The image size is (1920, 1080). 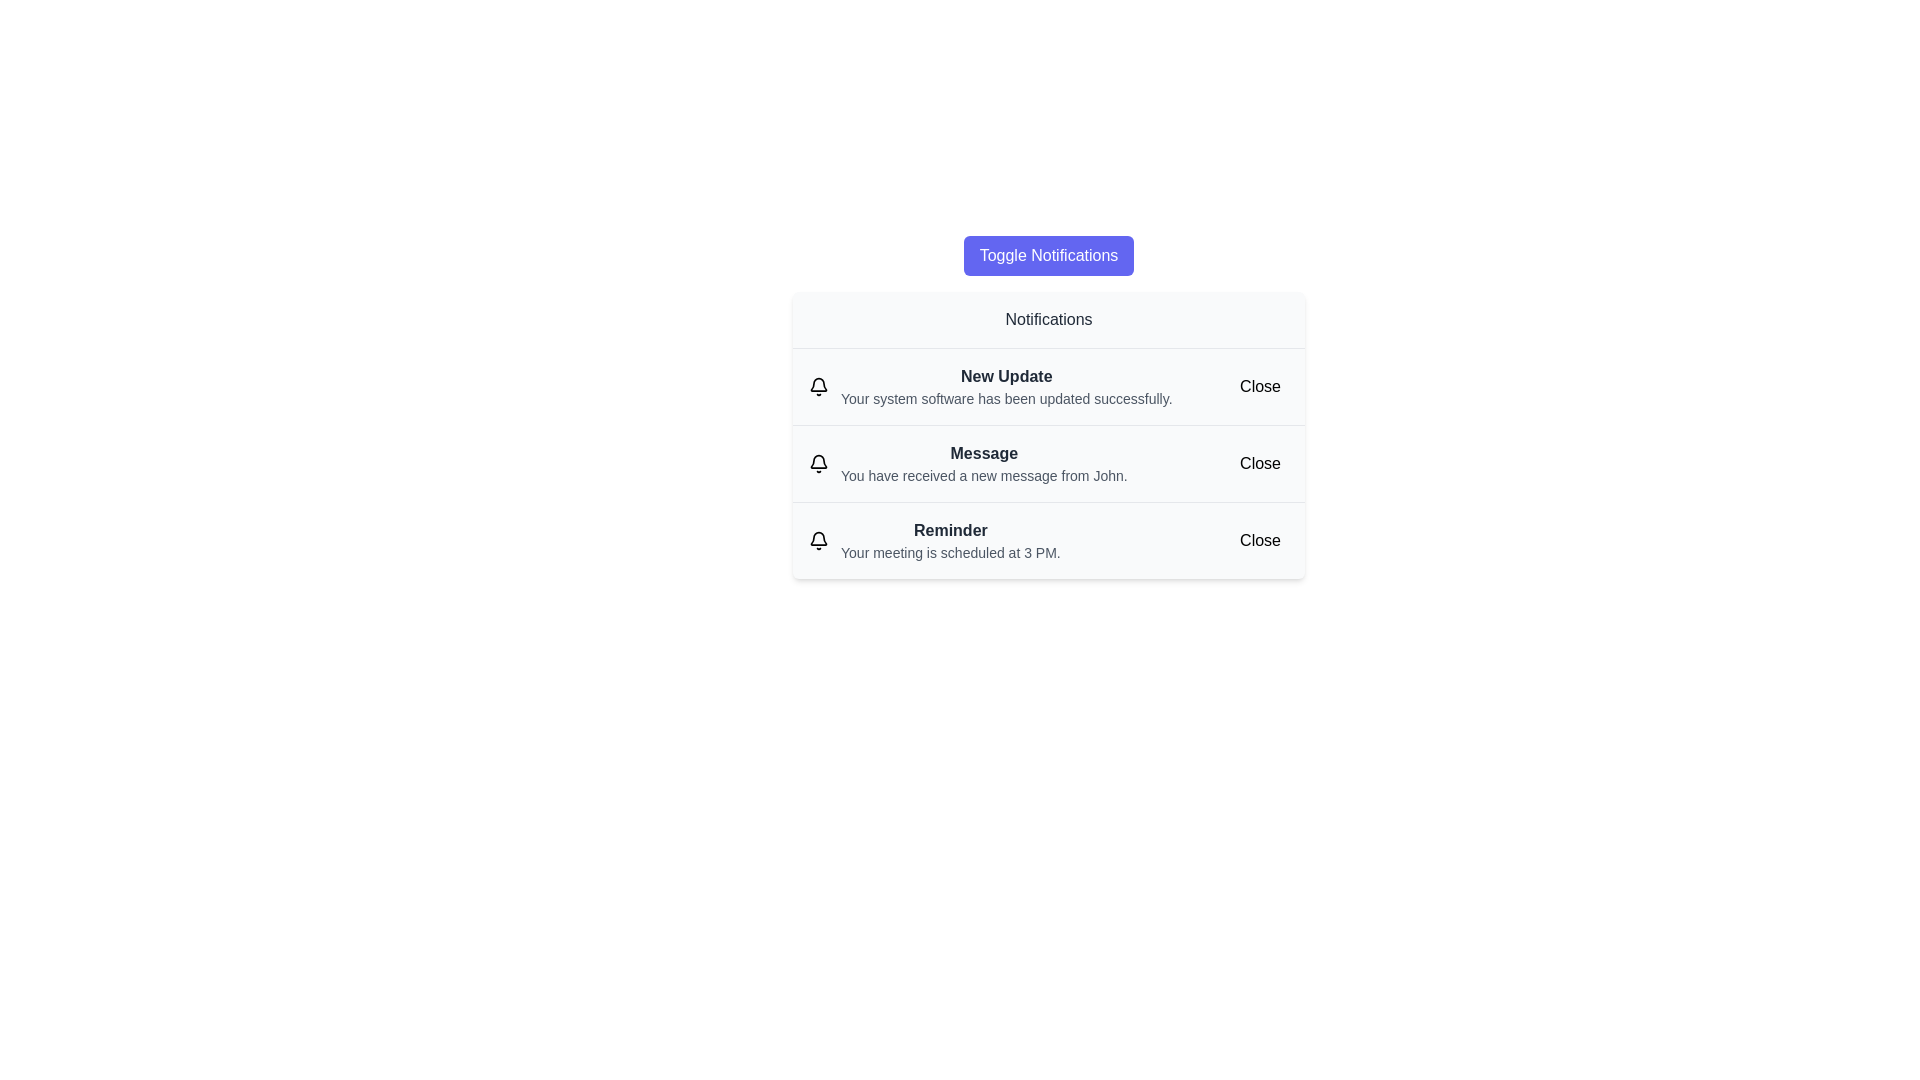 What do you see at coordinates (1048, 386) in the screenshot?
I see `details of the first notification item labeled 'New Update' in the notification list` at bounding box center [1048, 386].